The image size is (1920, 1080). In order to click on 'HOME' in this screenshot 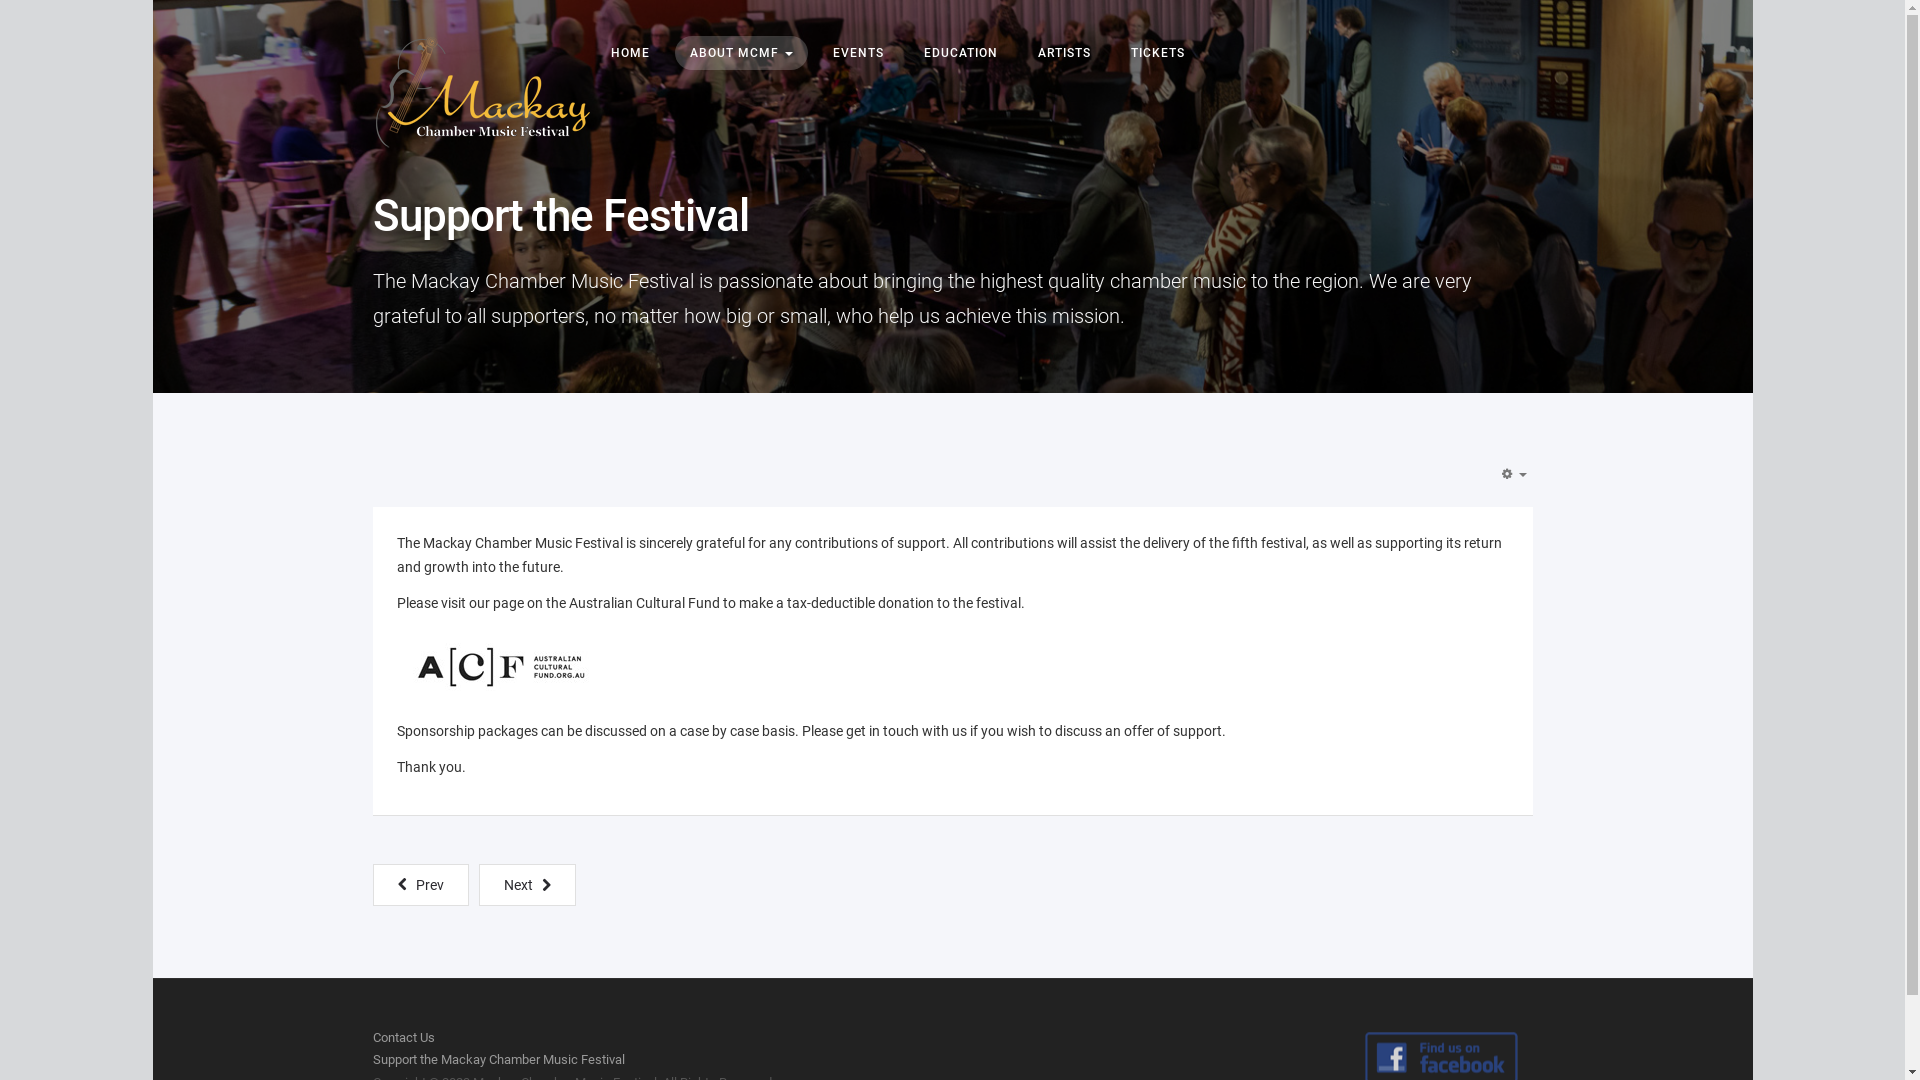, I will do `click(594, 52)`.